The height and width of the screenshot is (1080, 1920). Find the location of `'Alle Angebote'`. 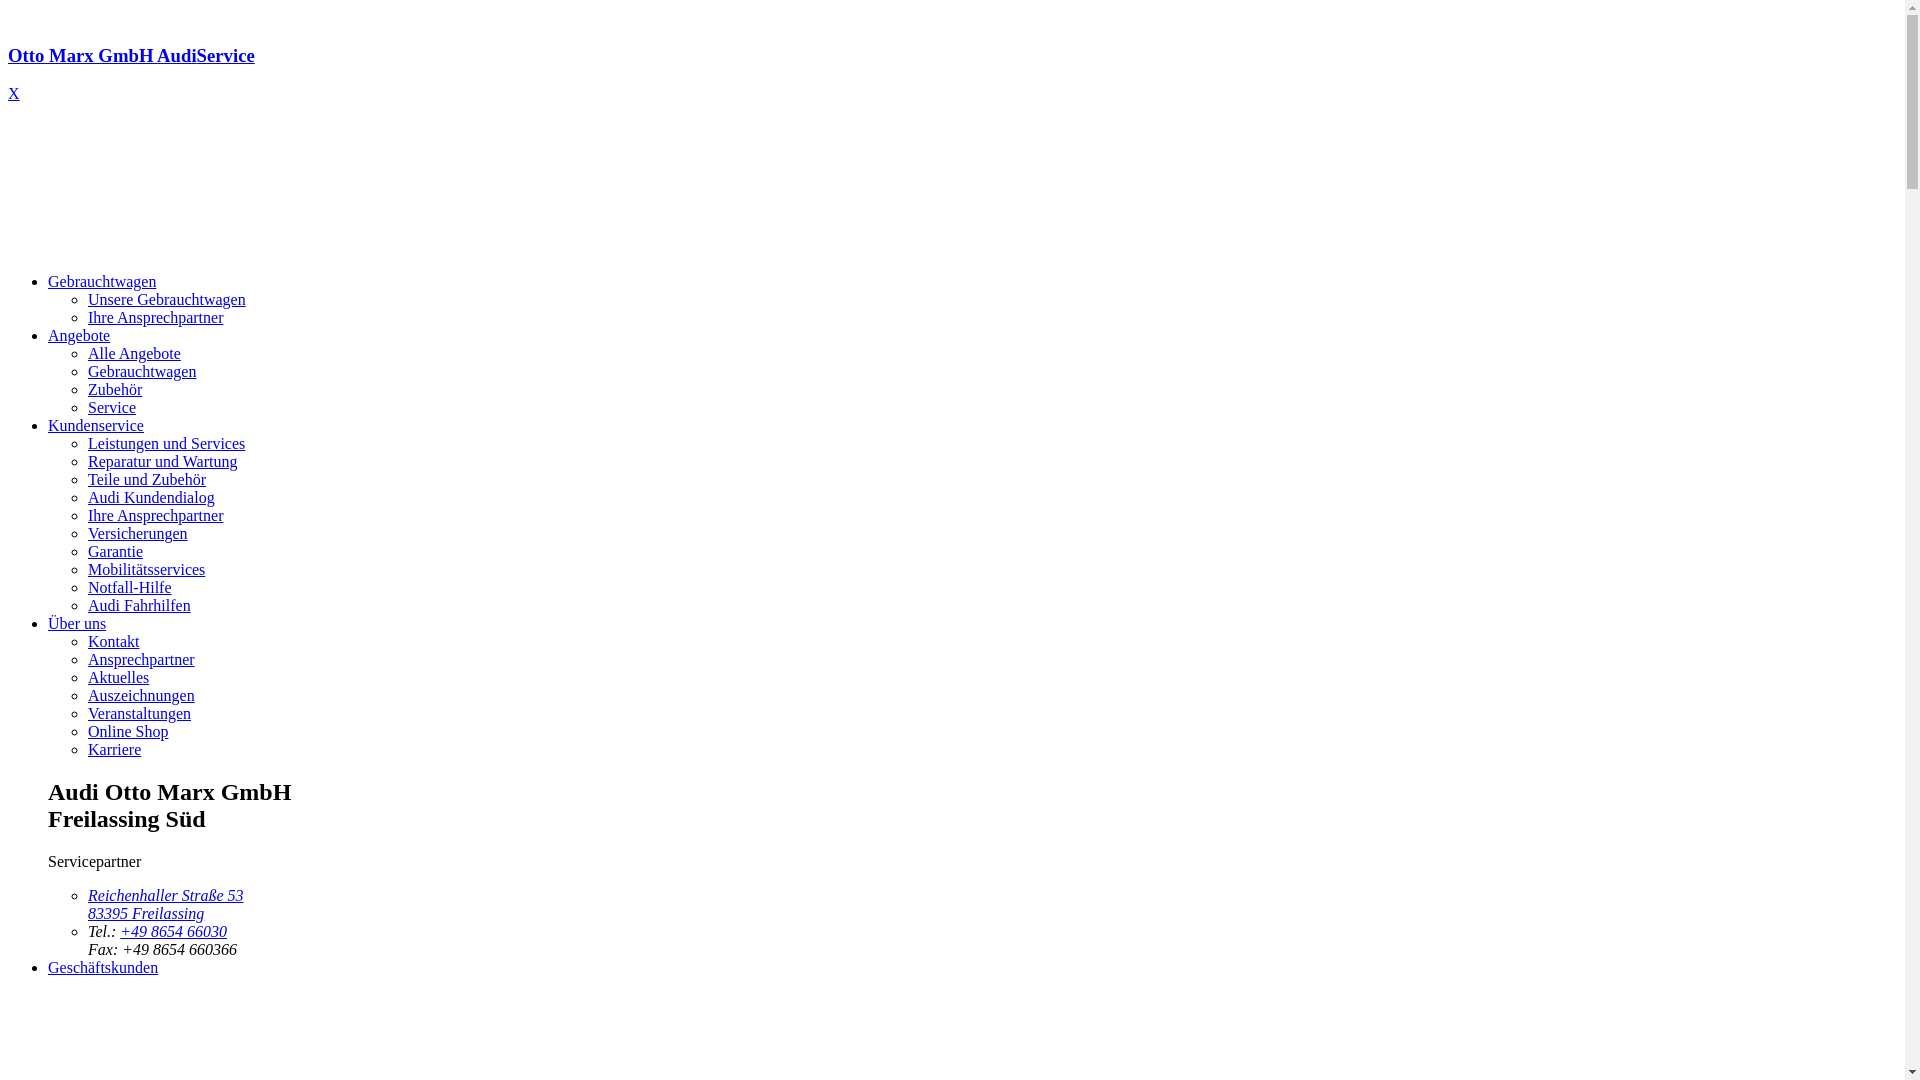

'Alle Angebote' is located at coordinates (133, 352).